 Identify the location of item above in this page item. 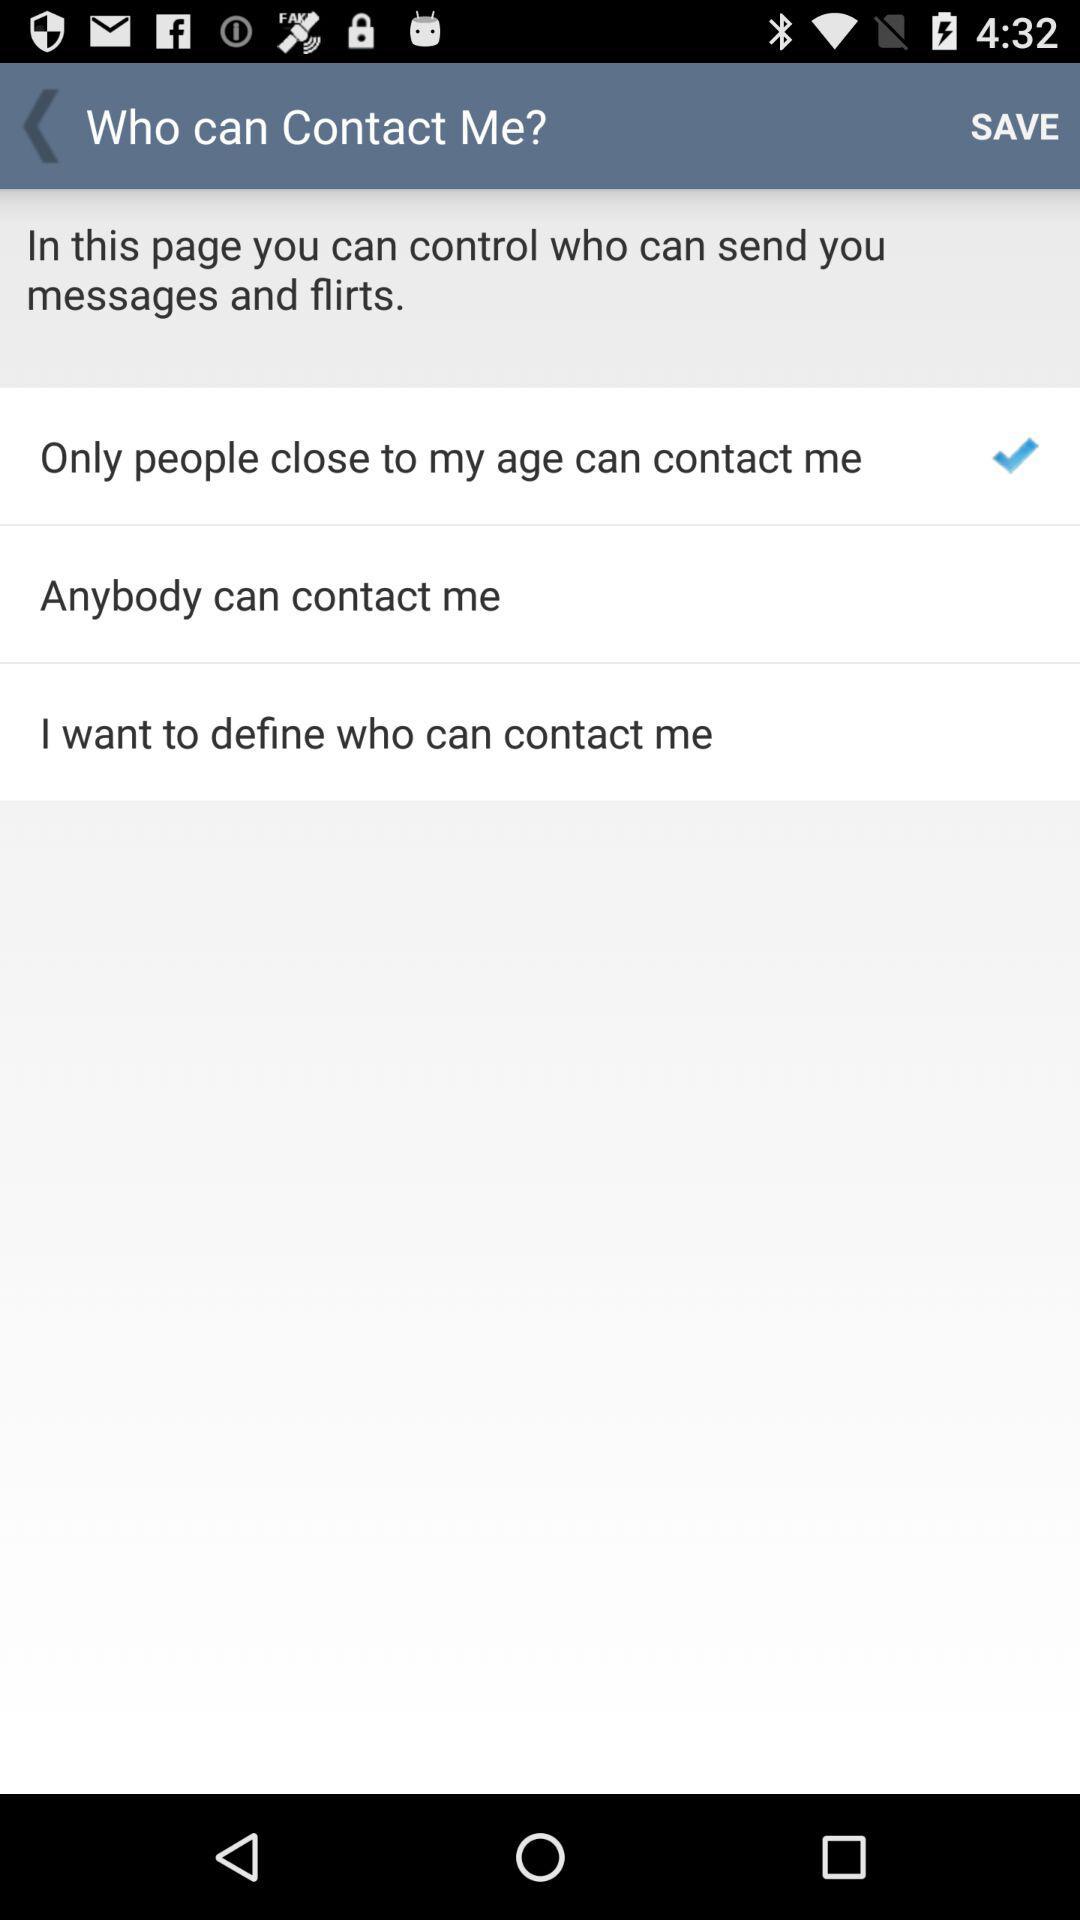
(1014, 124).